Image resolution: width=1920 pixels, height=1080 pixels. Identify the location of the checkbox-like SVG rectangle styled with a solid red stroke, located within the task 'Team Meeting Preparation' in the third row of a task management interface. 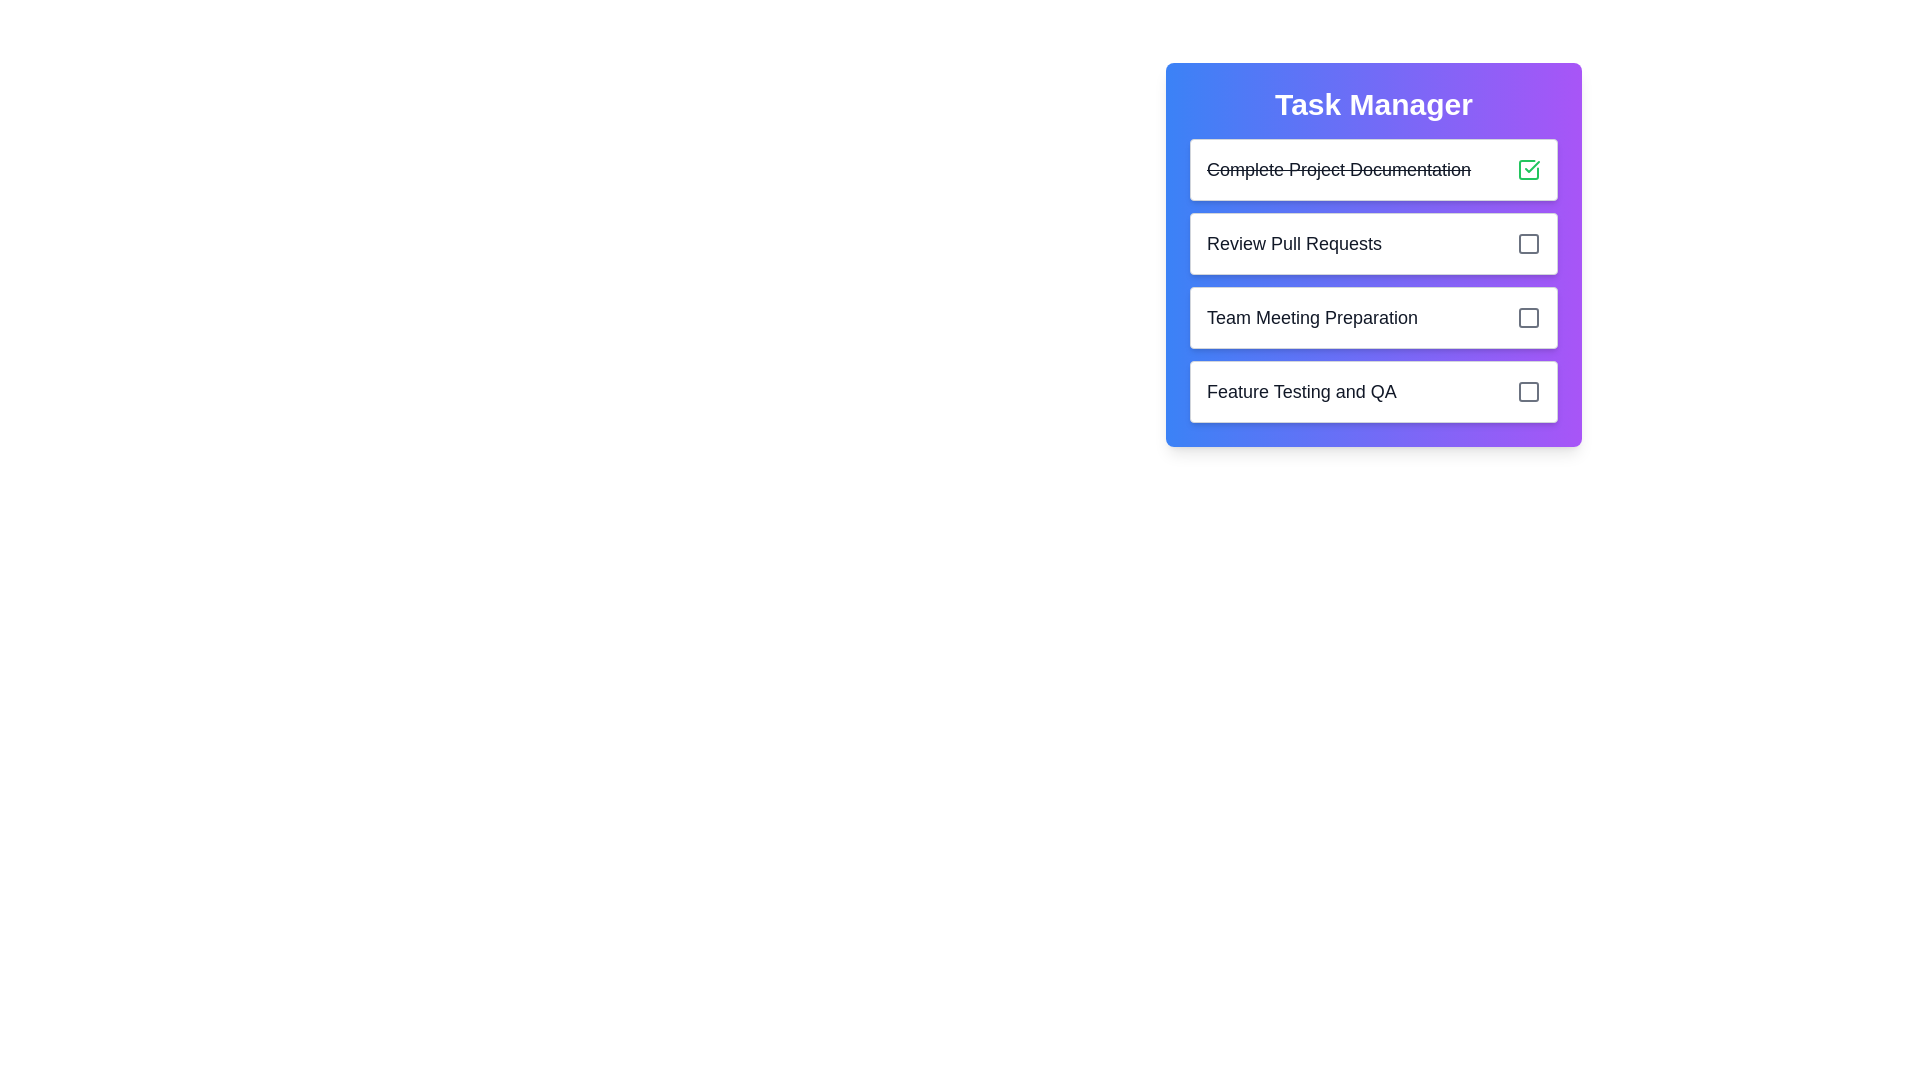
(1528, 316).